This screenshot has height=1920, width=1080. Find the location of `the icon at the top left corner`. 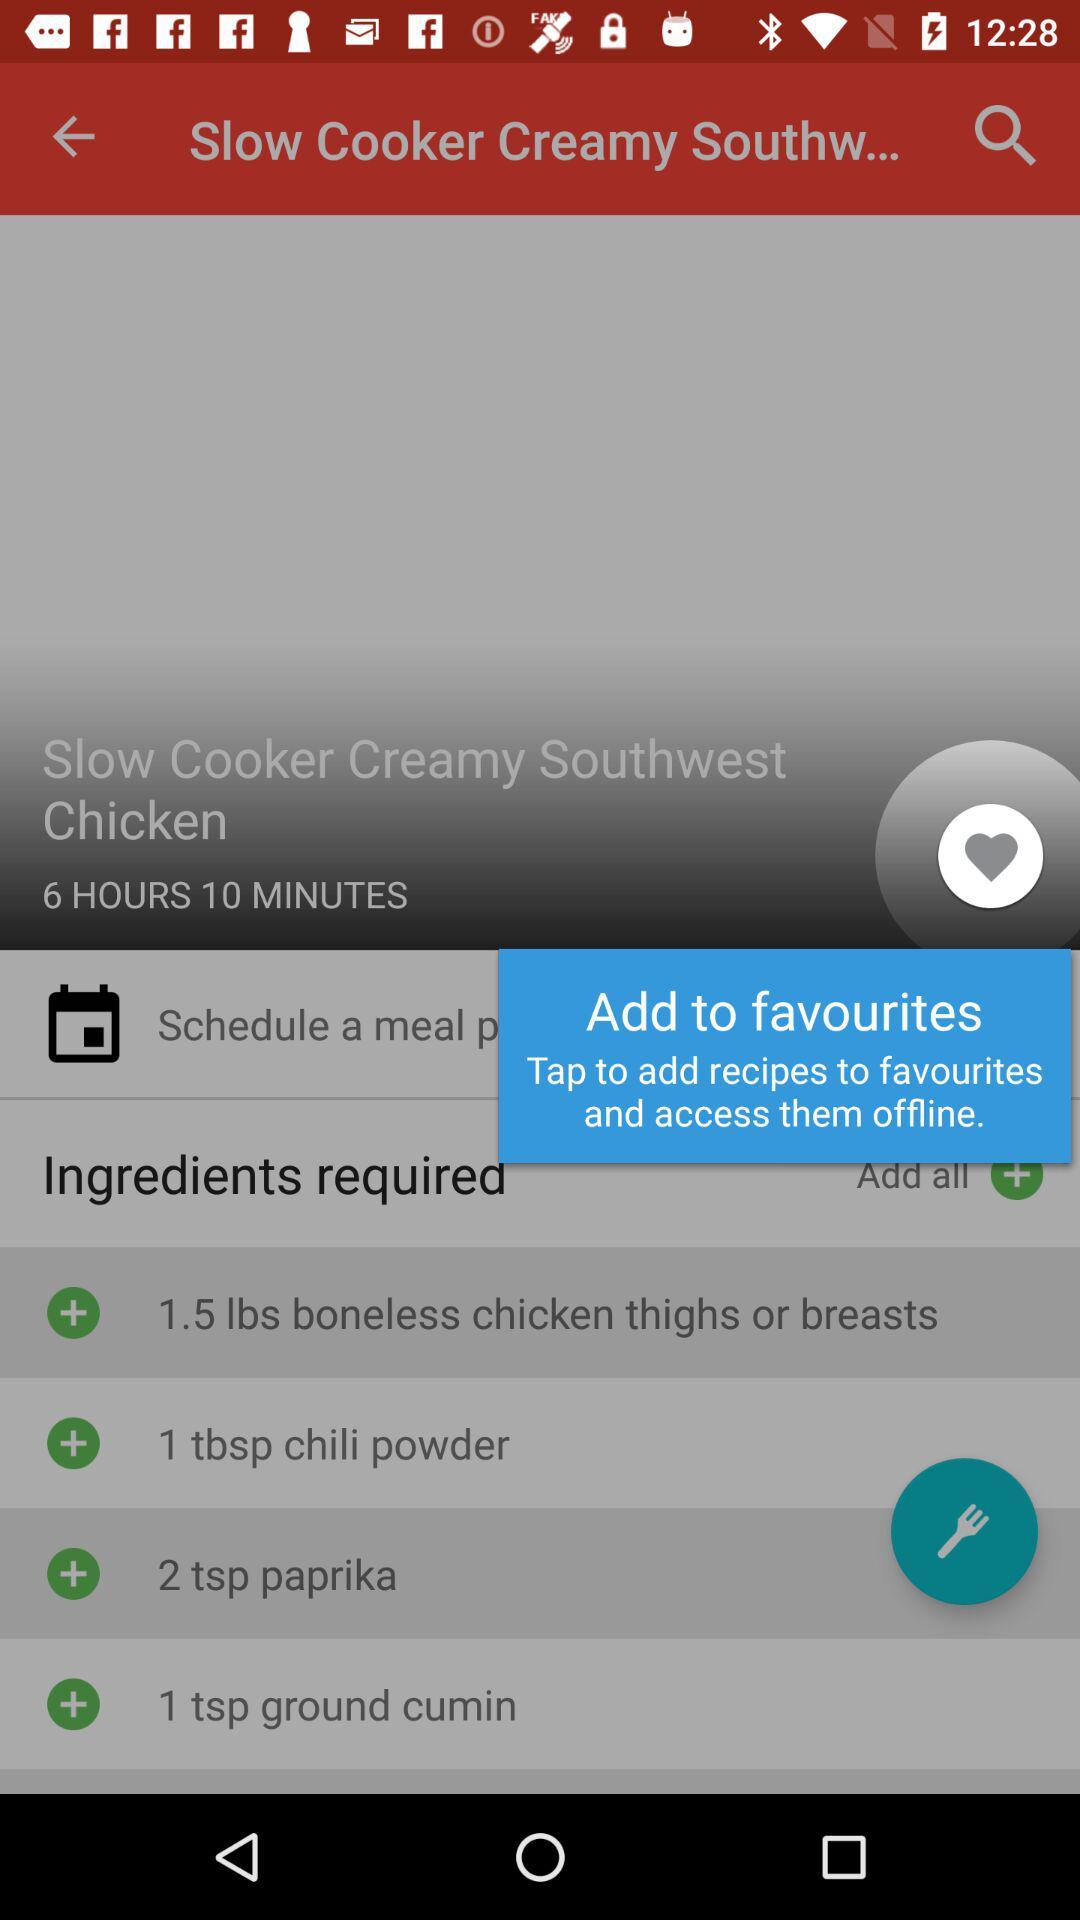

the icon at the top left corner is located at coordinates (72, 135).